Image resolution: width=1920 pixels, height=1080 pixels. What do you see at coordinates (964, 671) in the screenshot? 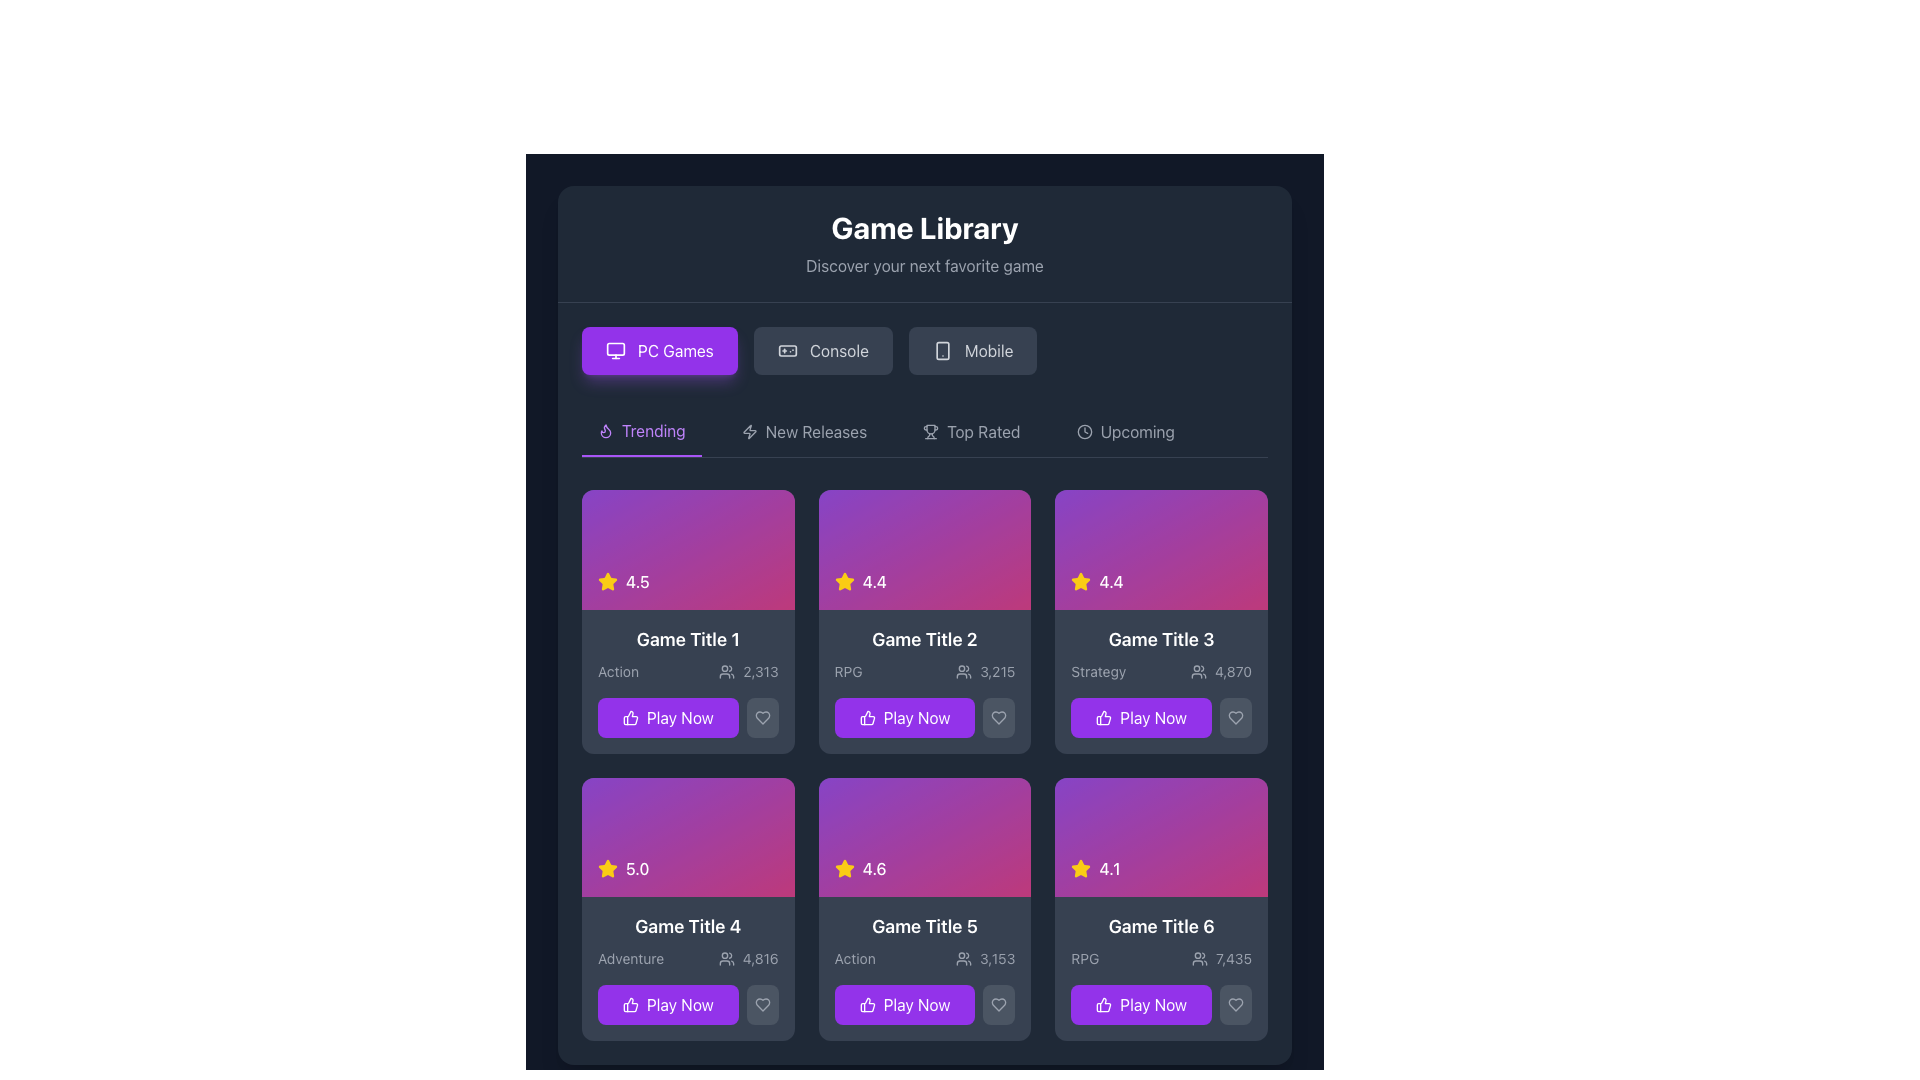
I see `the user metrics icon associated with 'Game Title 2', which visually represents the number of users and is located in the second card of the game listing section` at bounding box center [964, 671].